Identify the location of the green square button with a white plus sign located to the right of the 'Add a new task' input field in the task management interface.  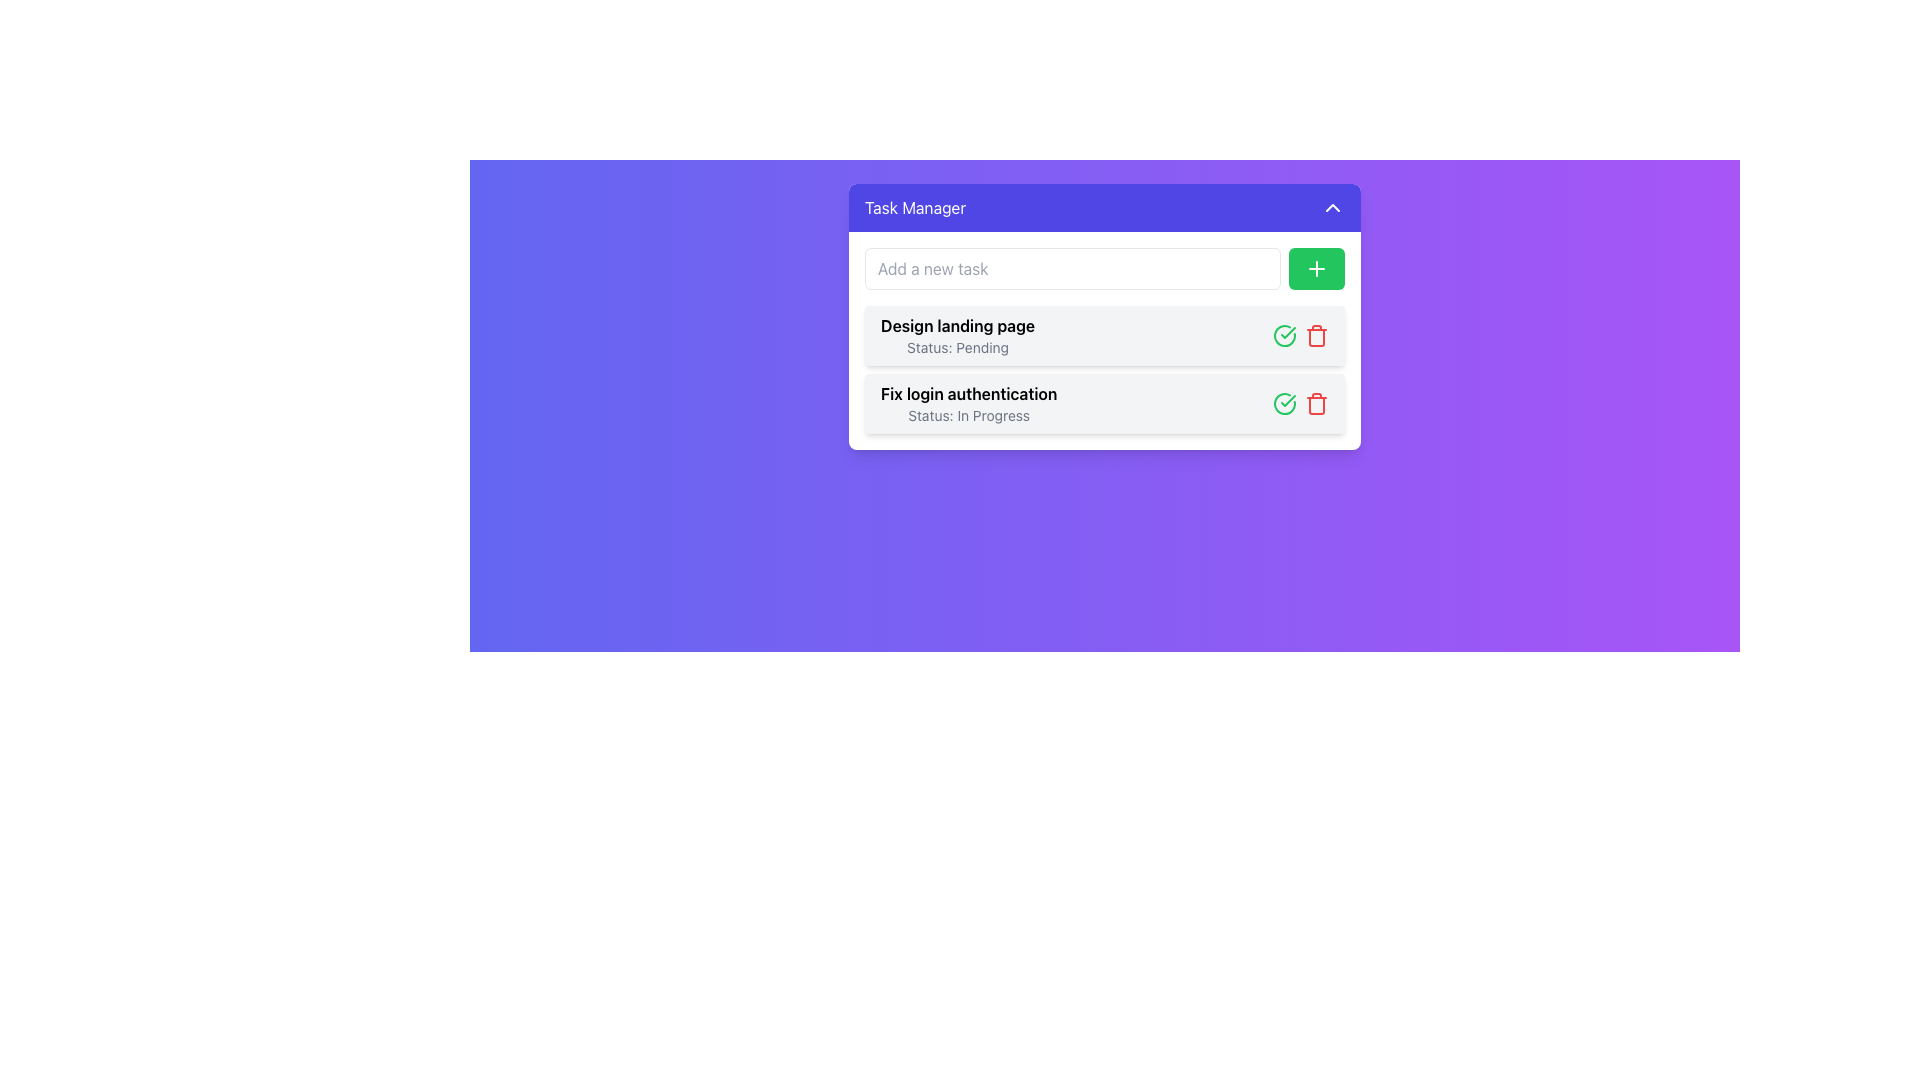
(1316, 268).